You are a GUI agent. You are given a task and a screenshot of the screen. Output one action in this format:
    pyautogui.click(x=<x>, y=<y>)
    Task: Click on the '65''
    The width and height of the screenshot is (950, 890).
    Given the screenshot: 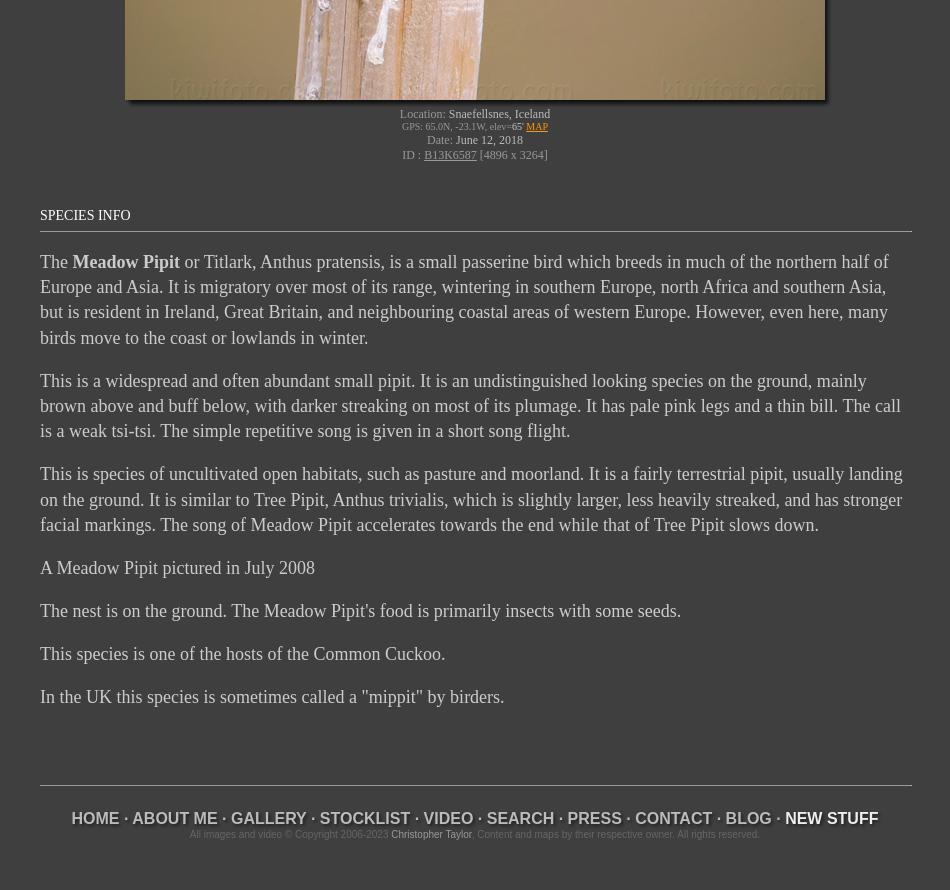 What is the action you would take?
    pyautogui.click(x=517, y=125)
    